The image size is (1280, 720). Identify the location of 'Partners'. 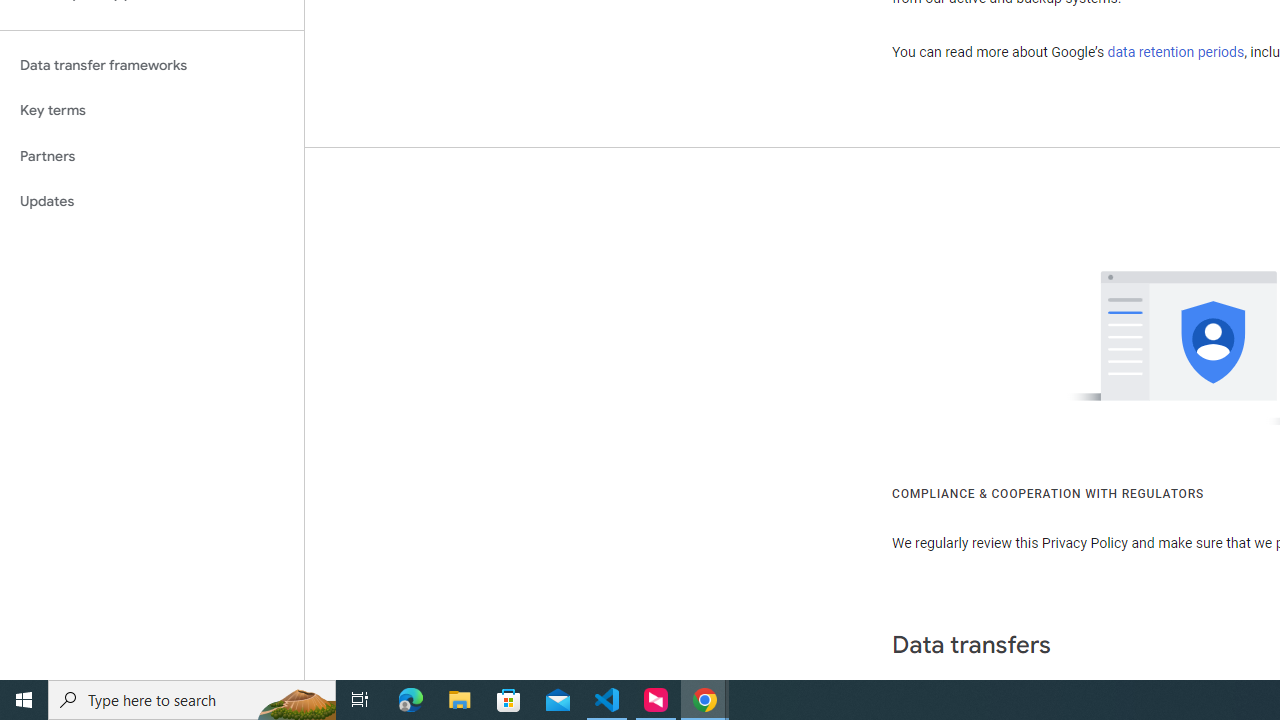
(151, 155).